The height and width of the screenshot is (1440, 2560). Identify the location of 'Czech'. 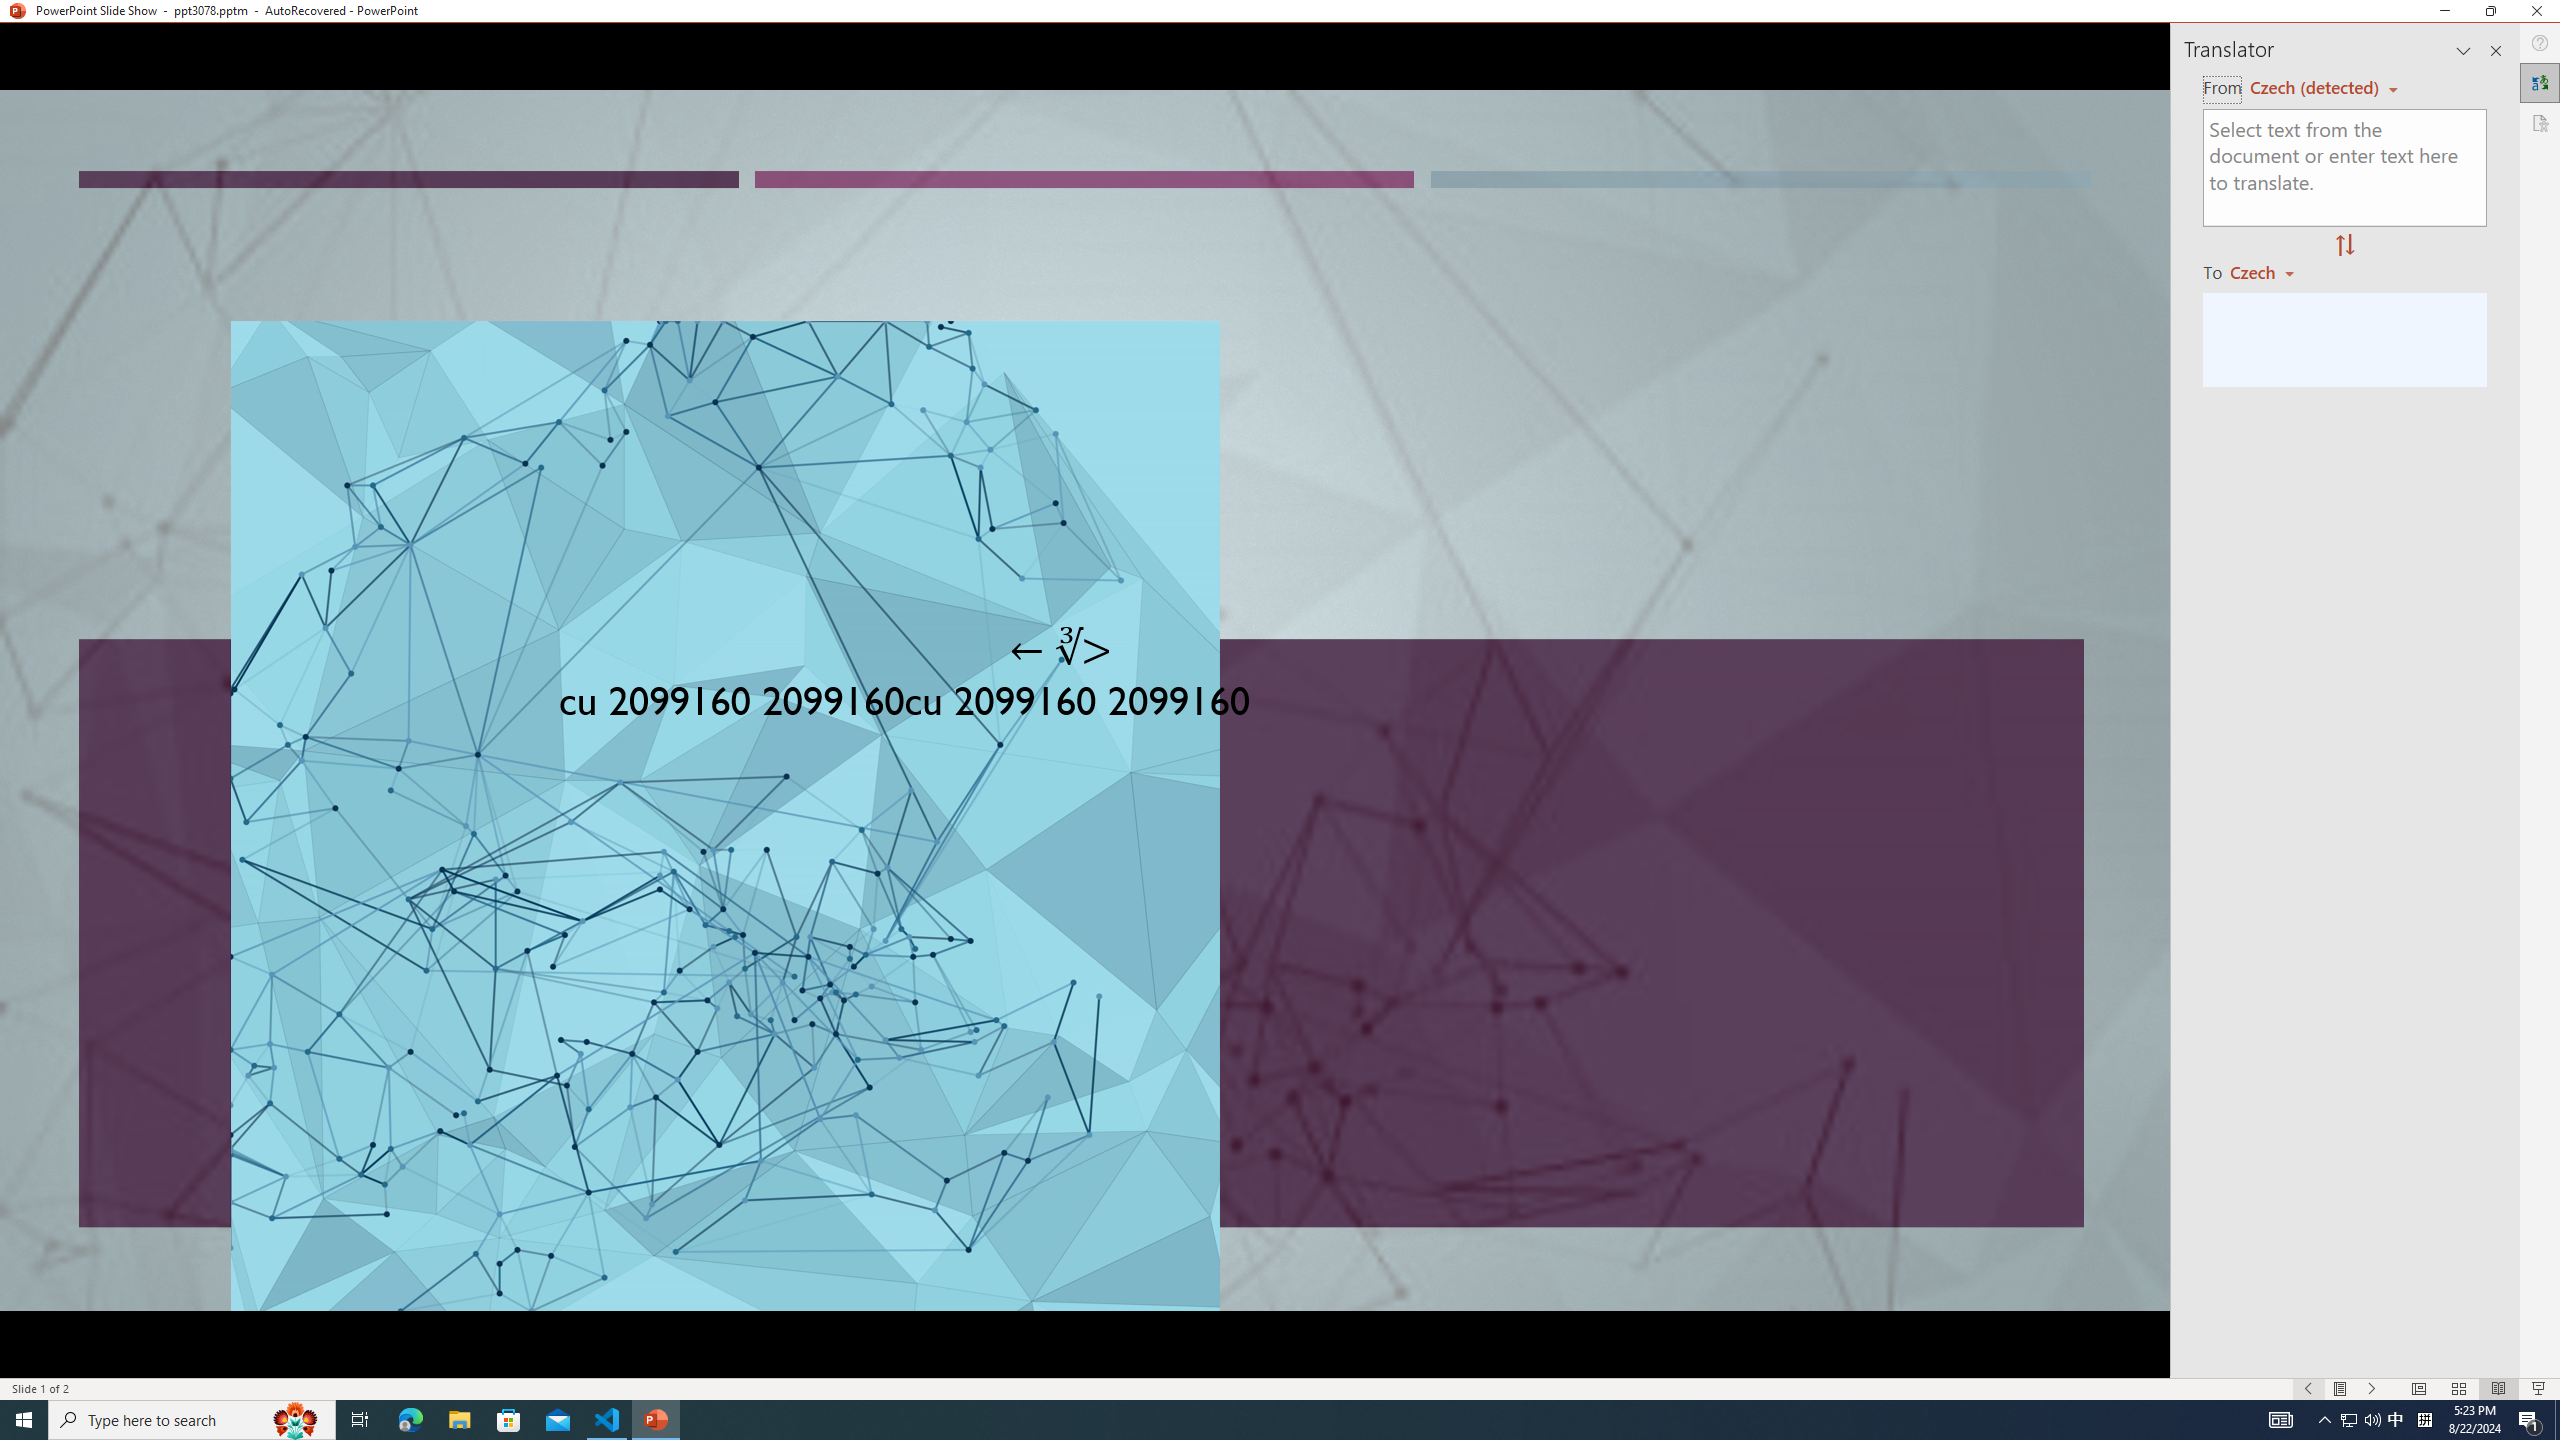
(2270, 271).